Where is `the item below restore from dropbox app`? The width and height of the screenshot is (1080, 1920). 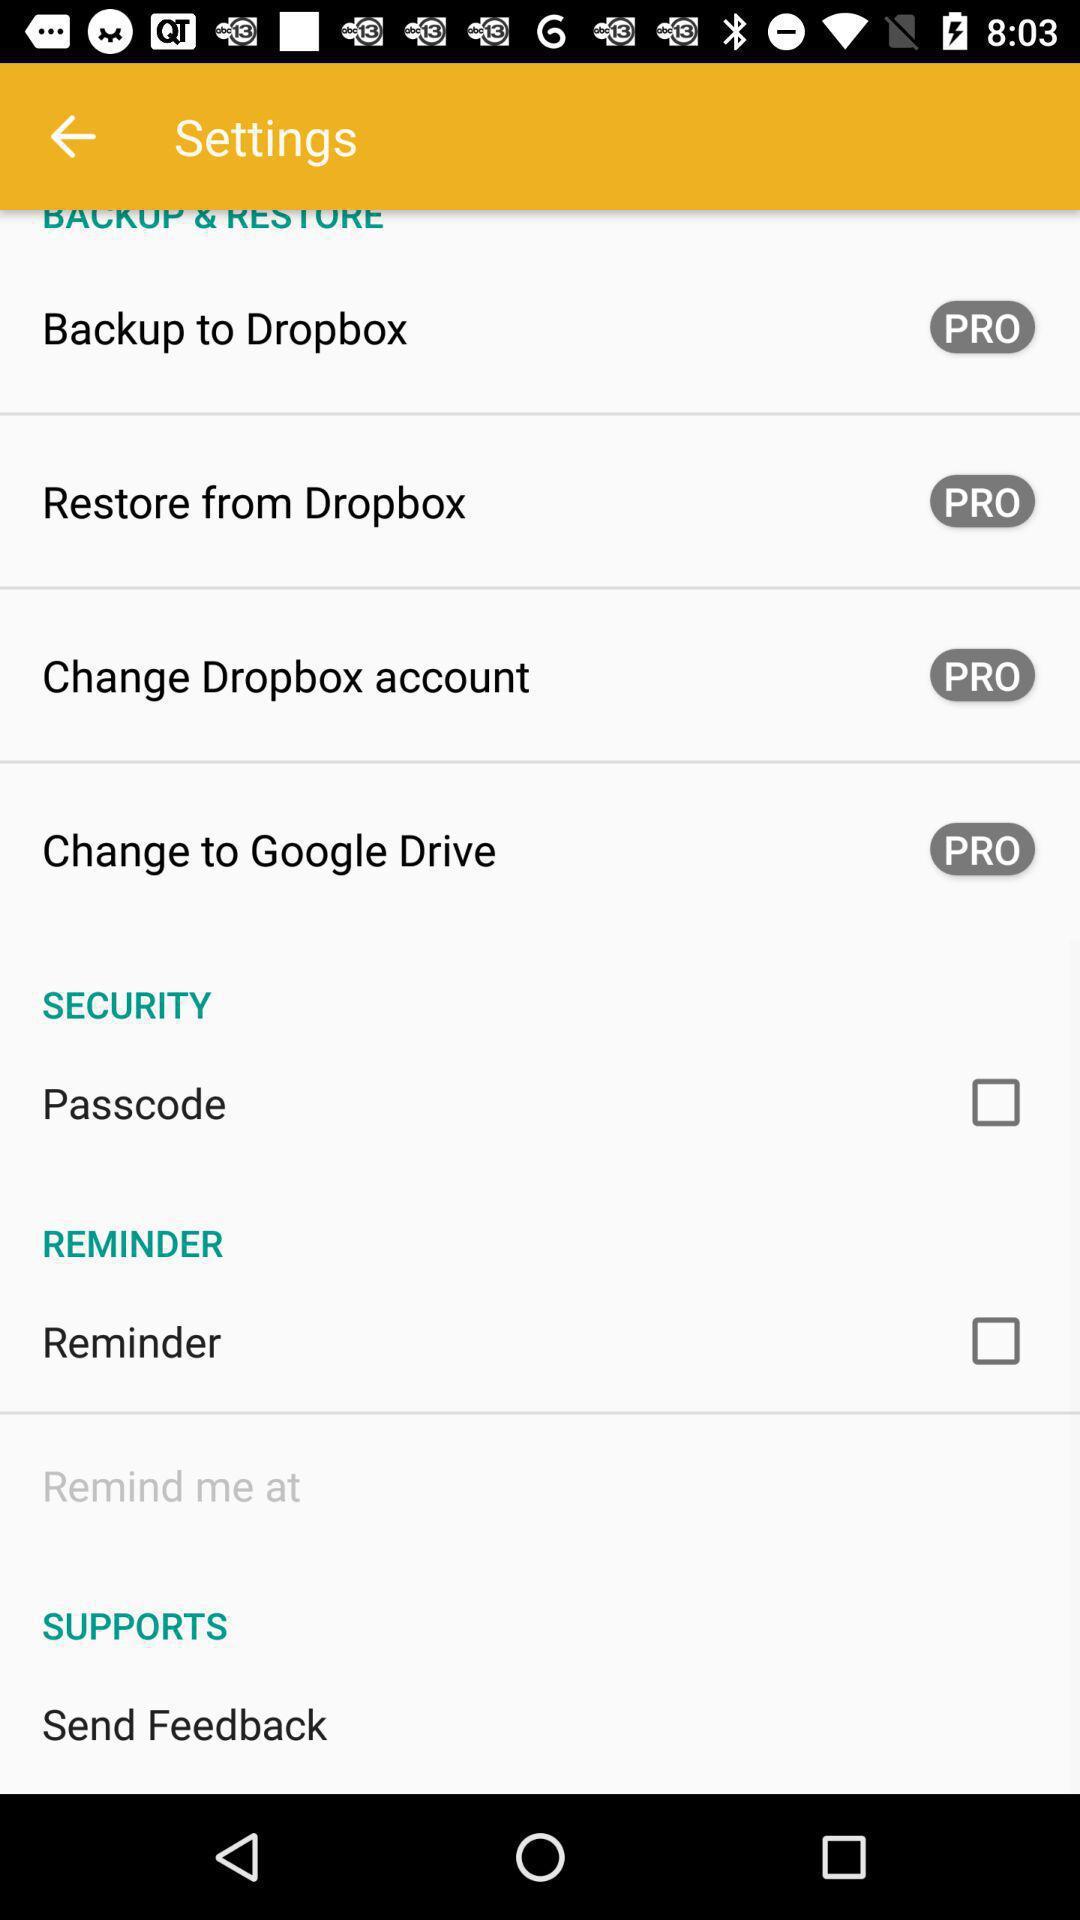 the item below restore from dropbox app is located at coordinates (286, 675).